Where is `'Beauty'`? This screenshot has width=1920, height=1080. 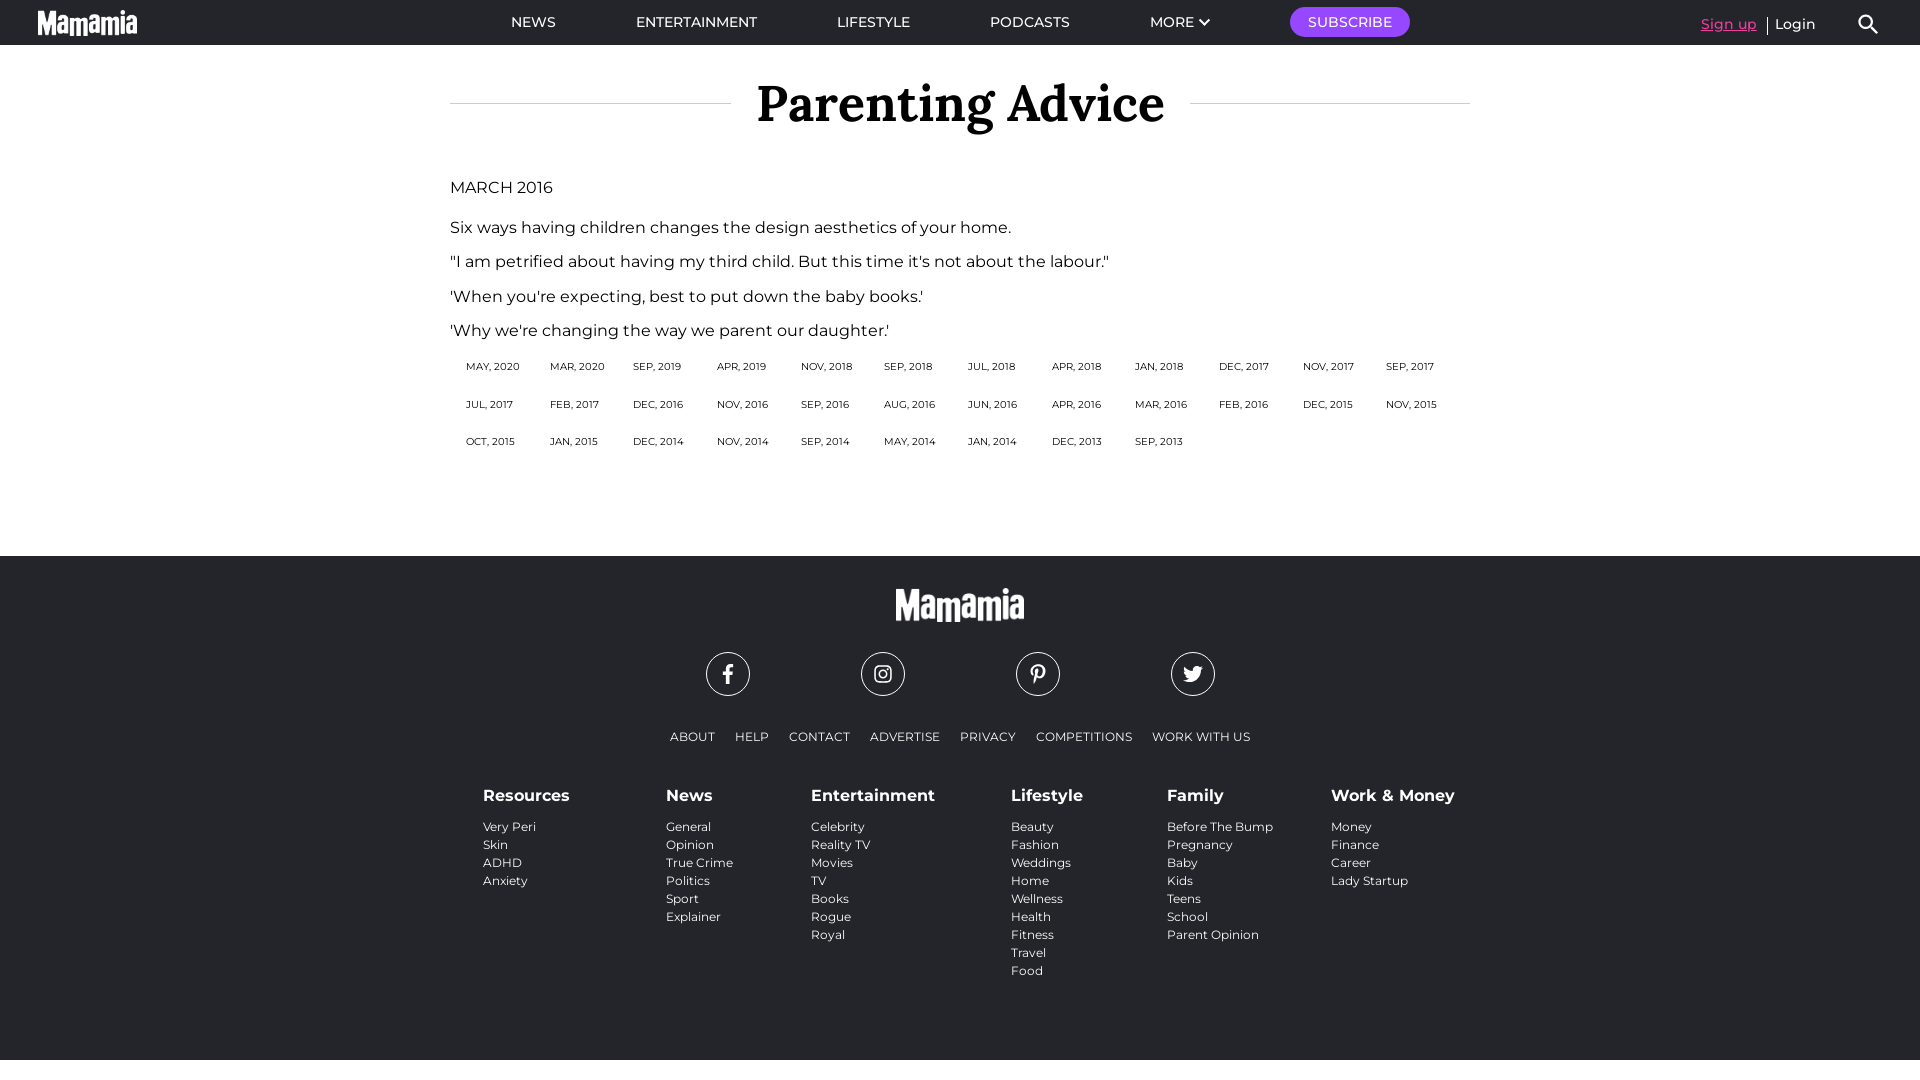 'Beauty' is located at coordinates (1032, 826).